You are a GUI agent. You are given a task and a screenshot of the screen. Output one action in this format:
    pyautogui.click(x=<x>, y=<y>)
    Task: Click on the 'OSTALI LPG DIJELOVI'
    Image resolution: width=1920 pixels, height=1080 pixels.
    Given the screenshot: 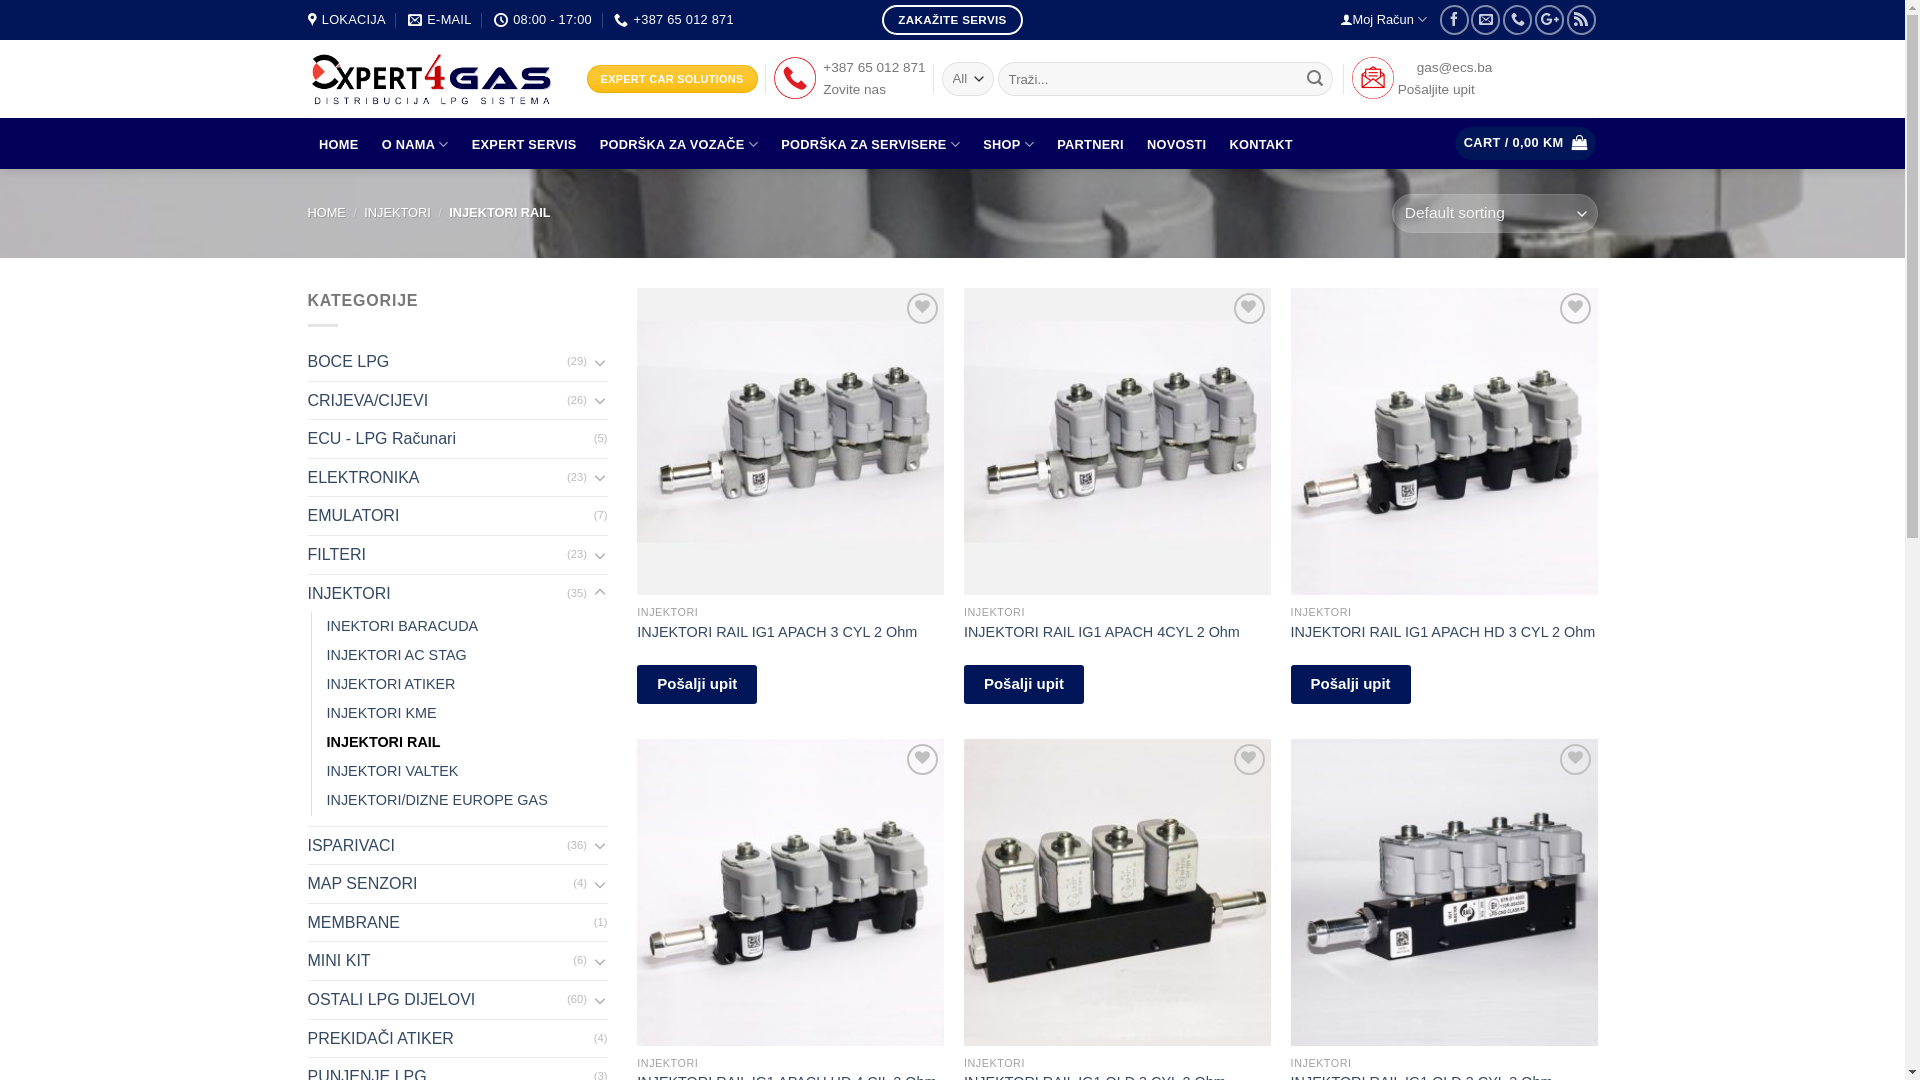 What is the action you would take?
    pyautogui.click(x=436, y=999)
    